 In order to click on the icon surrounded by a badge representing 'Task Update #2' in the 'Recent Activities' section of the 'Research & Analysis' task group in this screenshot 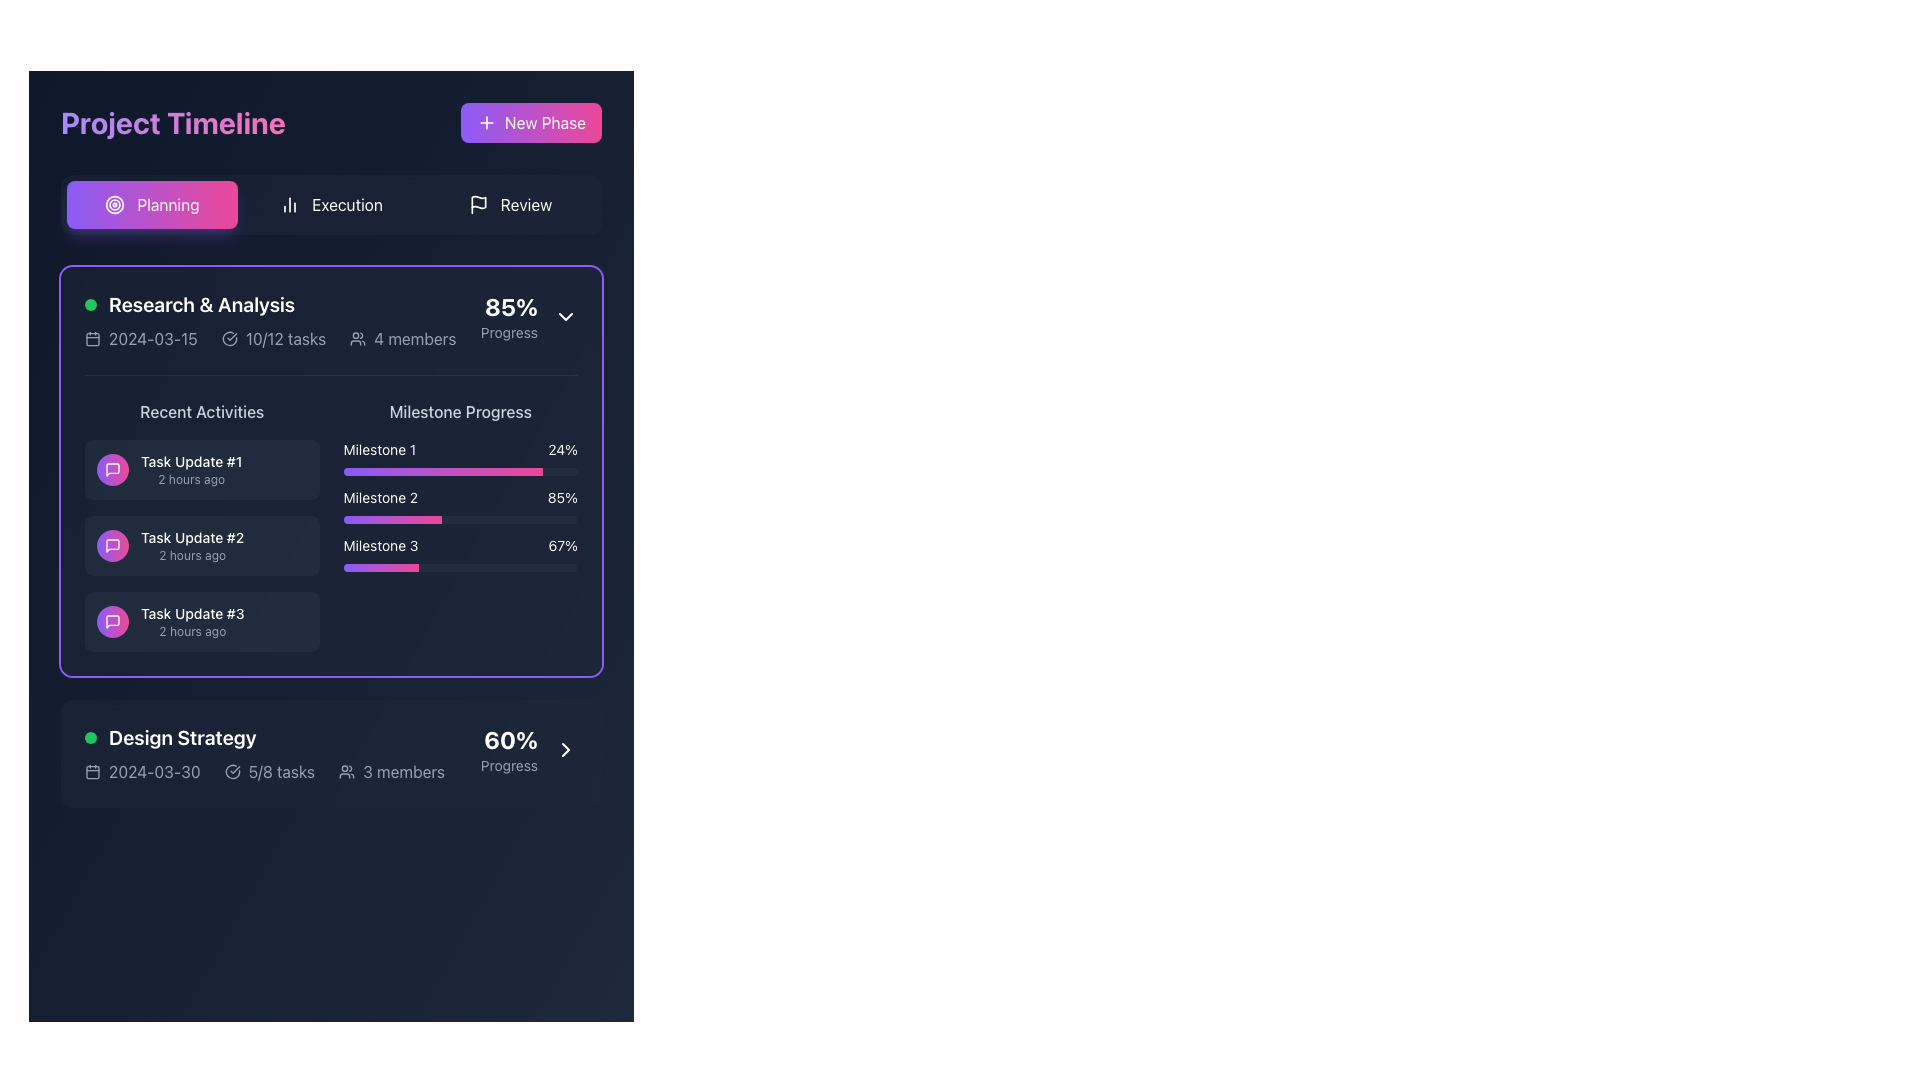, I will do `click(112, 546)`.